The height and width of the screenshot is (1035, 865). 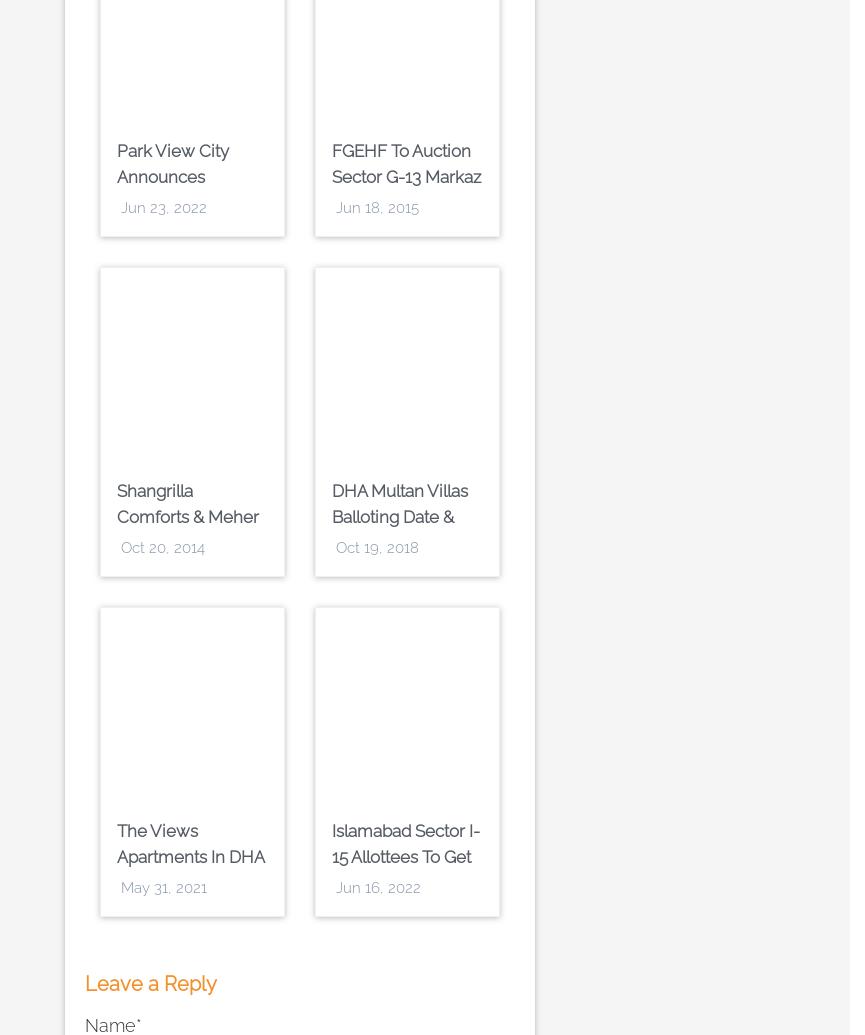 What do you see at coordinates (377, 208) in the screenshot?
I see `'Jun 18, 2015'` at bounding box center [377, 208].